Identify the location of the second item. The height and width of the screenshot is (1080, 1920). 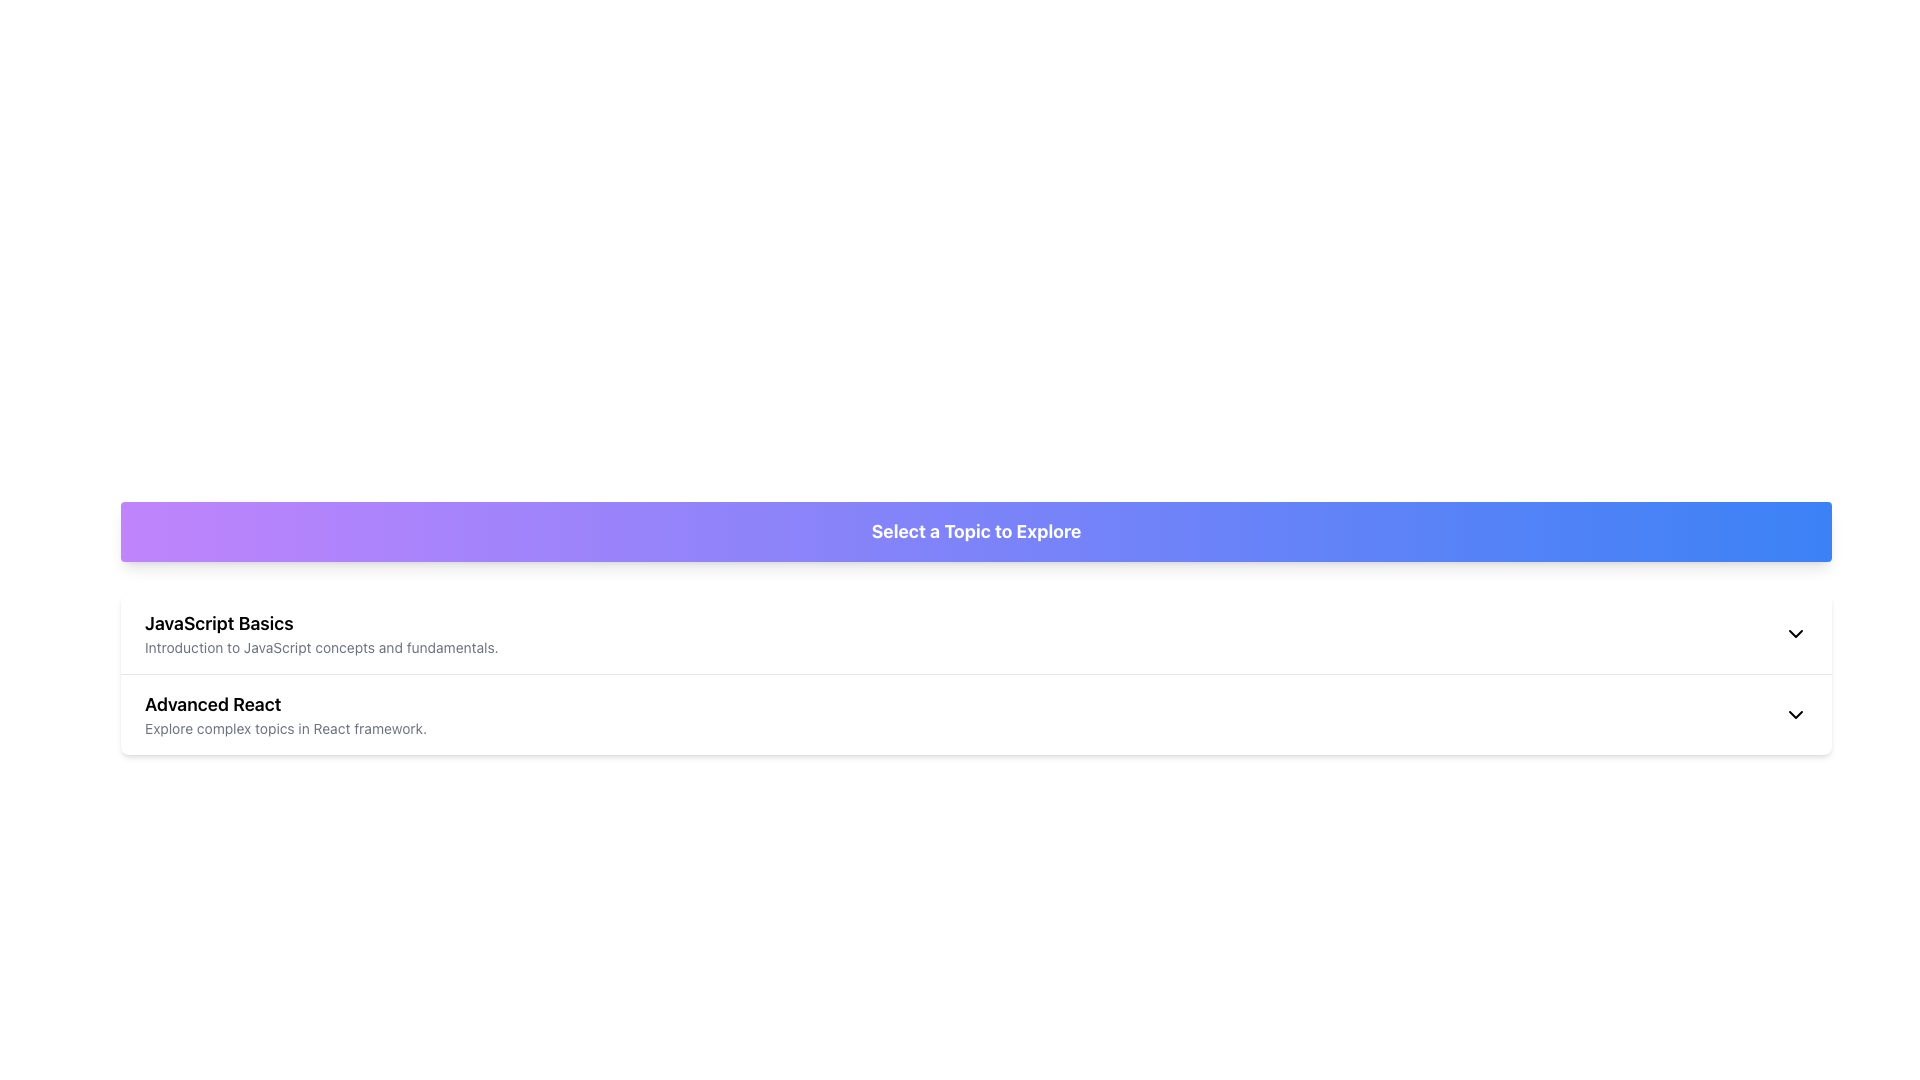
(976, 713).